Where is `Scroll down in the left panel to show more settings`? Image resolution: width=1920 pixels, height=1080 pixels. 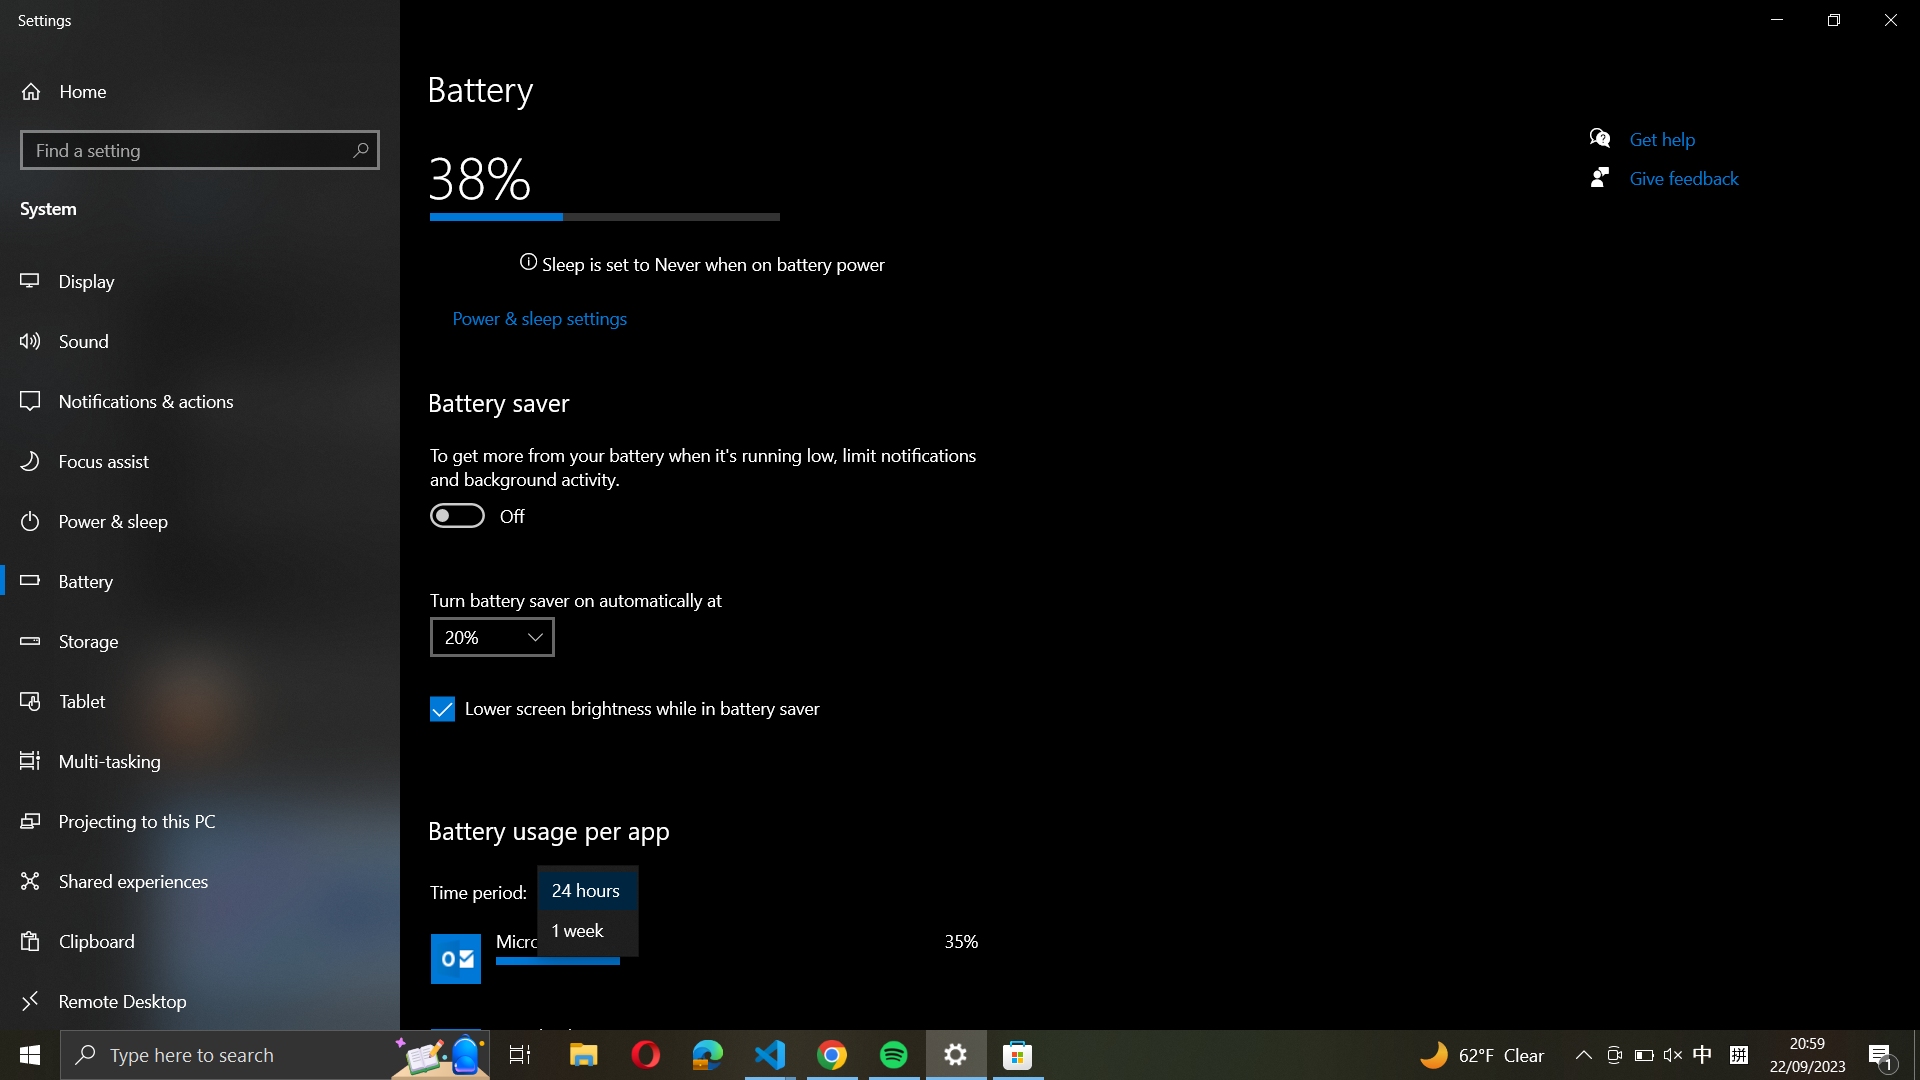
Scroll down in the left panel to show more settings is located at coordinates (389760, 1082700).